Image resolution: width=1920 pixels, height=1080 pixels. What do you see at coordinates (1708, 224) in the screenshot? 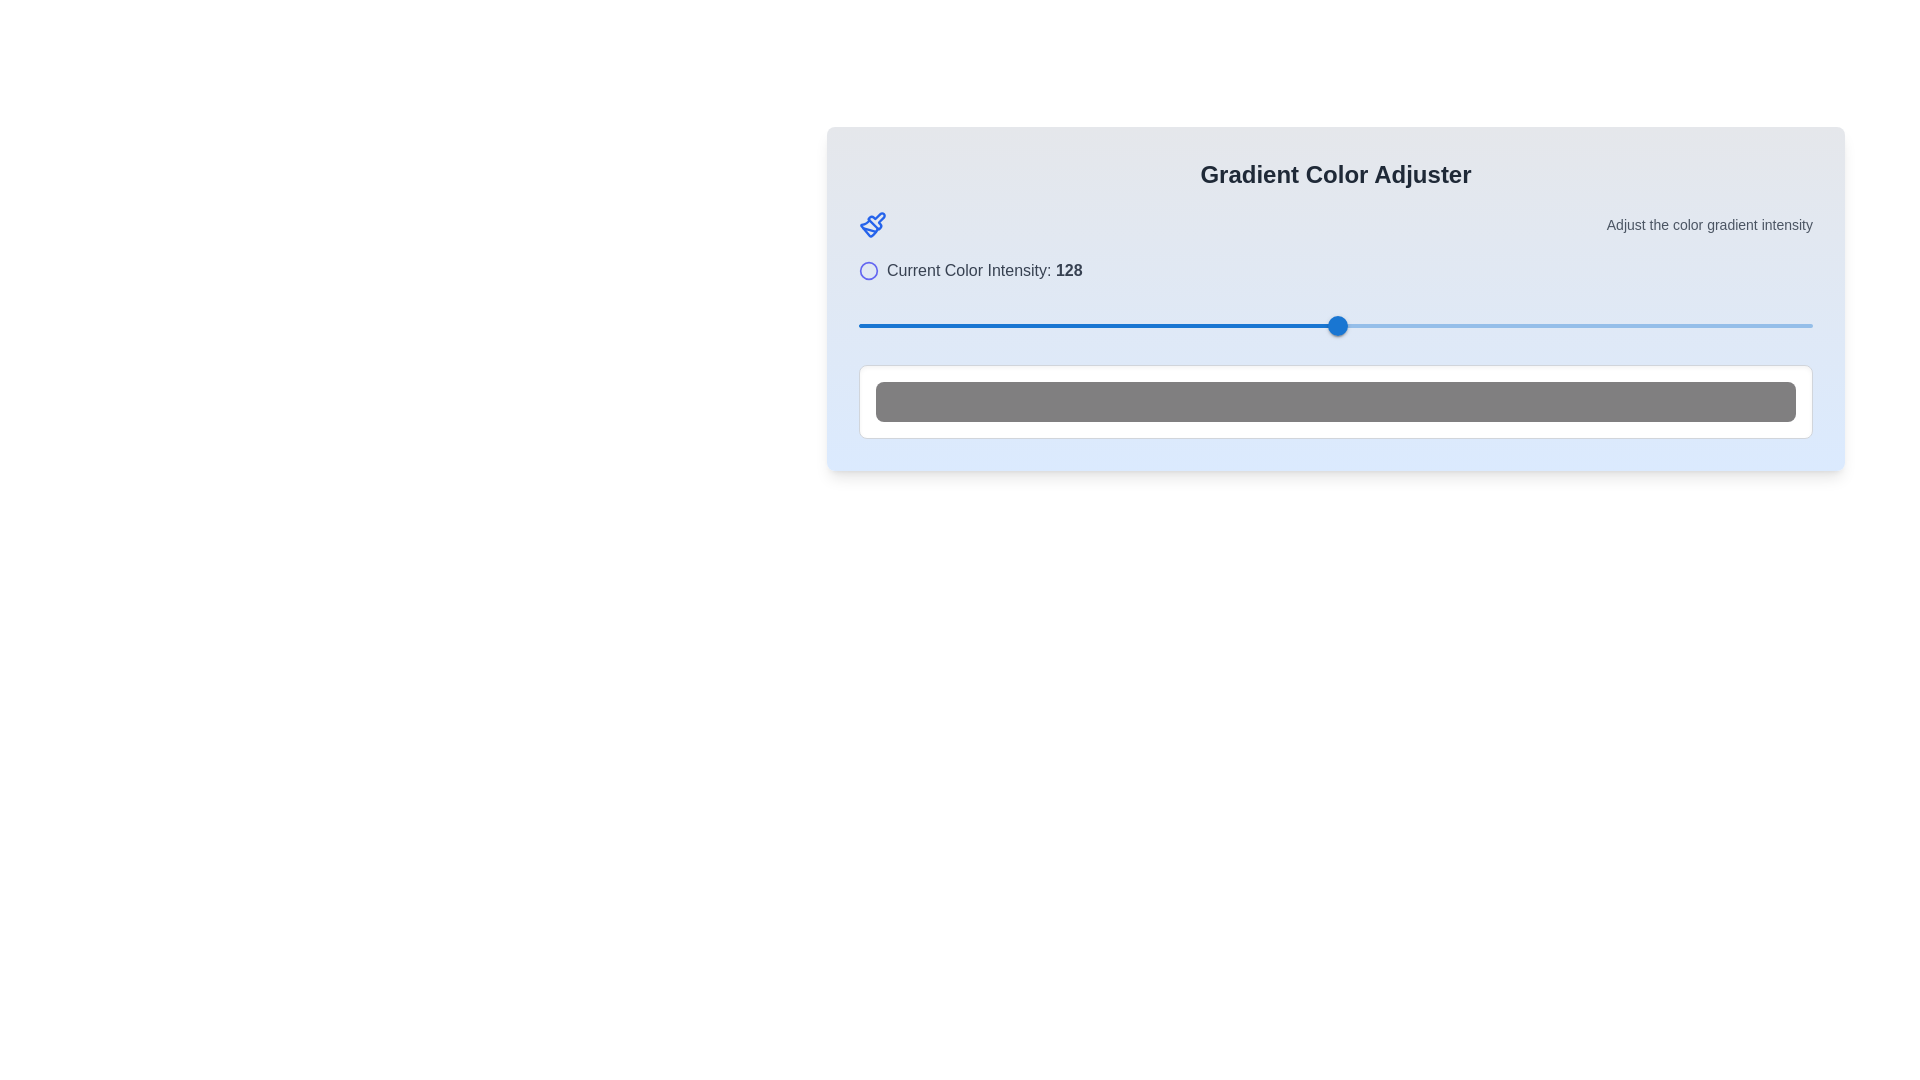
I see `text label stating 'Adjust the color gradient intensity', located in the upper-right corner of the 'Gradient Color Adjuster' panel` at bounding box center [1708, 224].